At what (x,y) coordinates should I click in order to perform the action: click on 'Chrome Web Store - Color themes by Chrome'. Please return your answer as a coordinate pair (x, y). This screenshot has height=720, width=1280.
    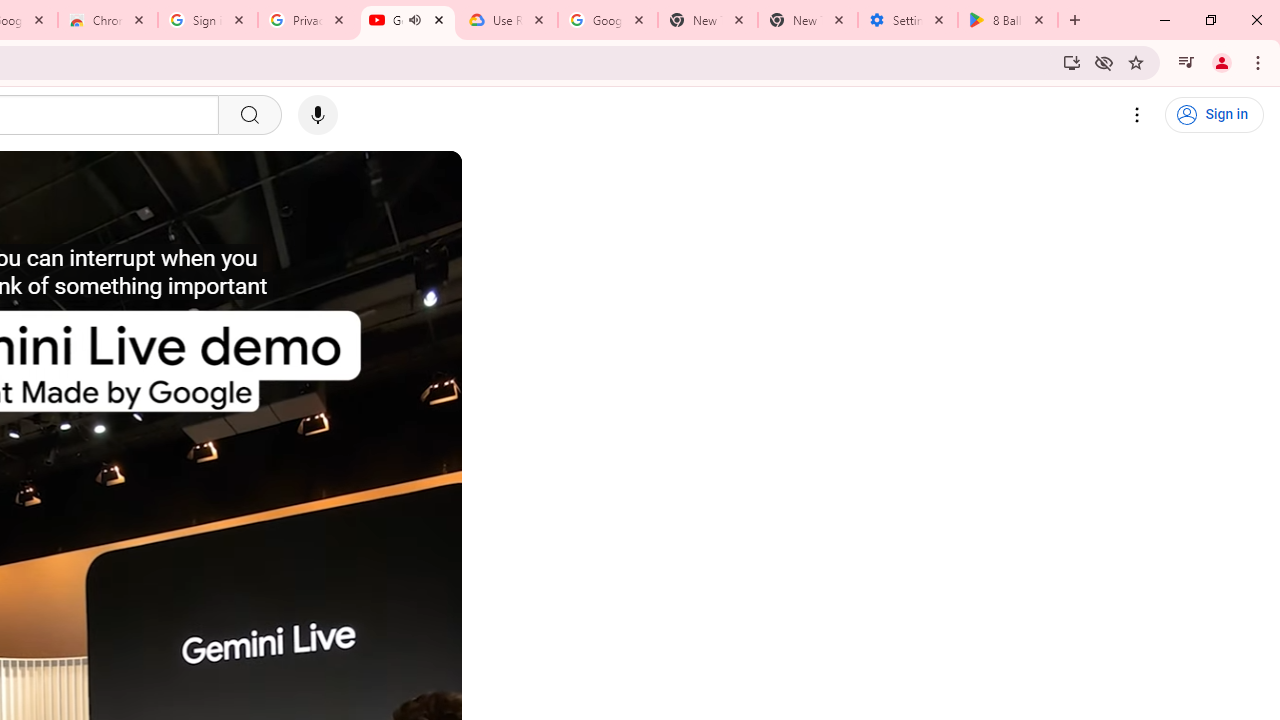
    Looking at the image, I should click on (106, 20).